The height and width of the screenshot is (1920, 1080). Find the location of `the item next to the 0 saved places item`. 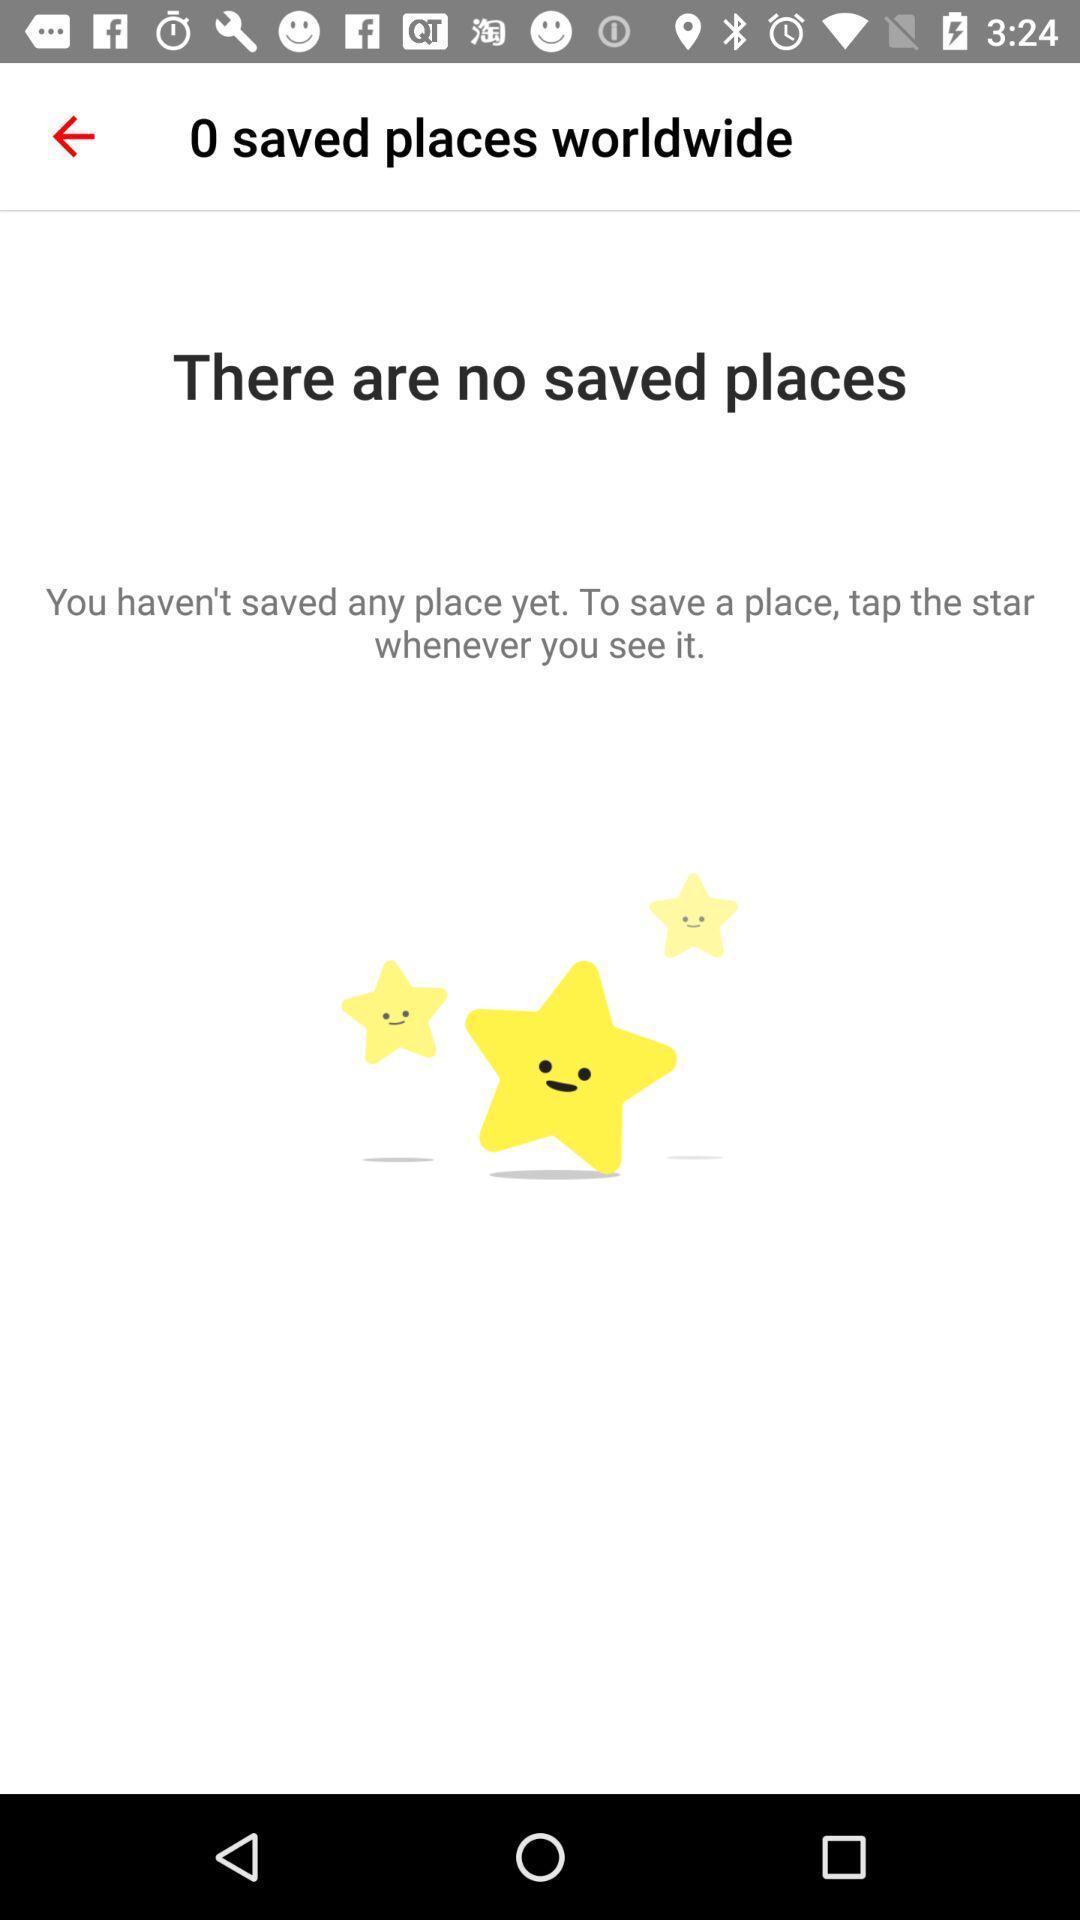

the item next to the 0 saved places item is located at coordinates (72, 135).